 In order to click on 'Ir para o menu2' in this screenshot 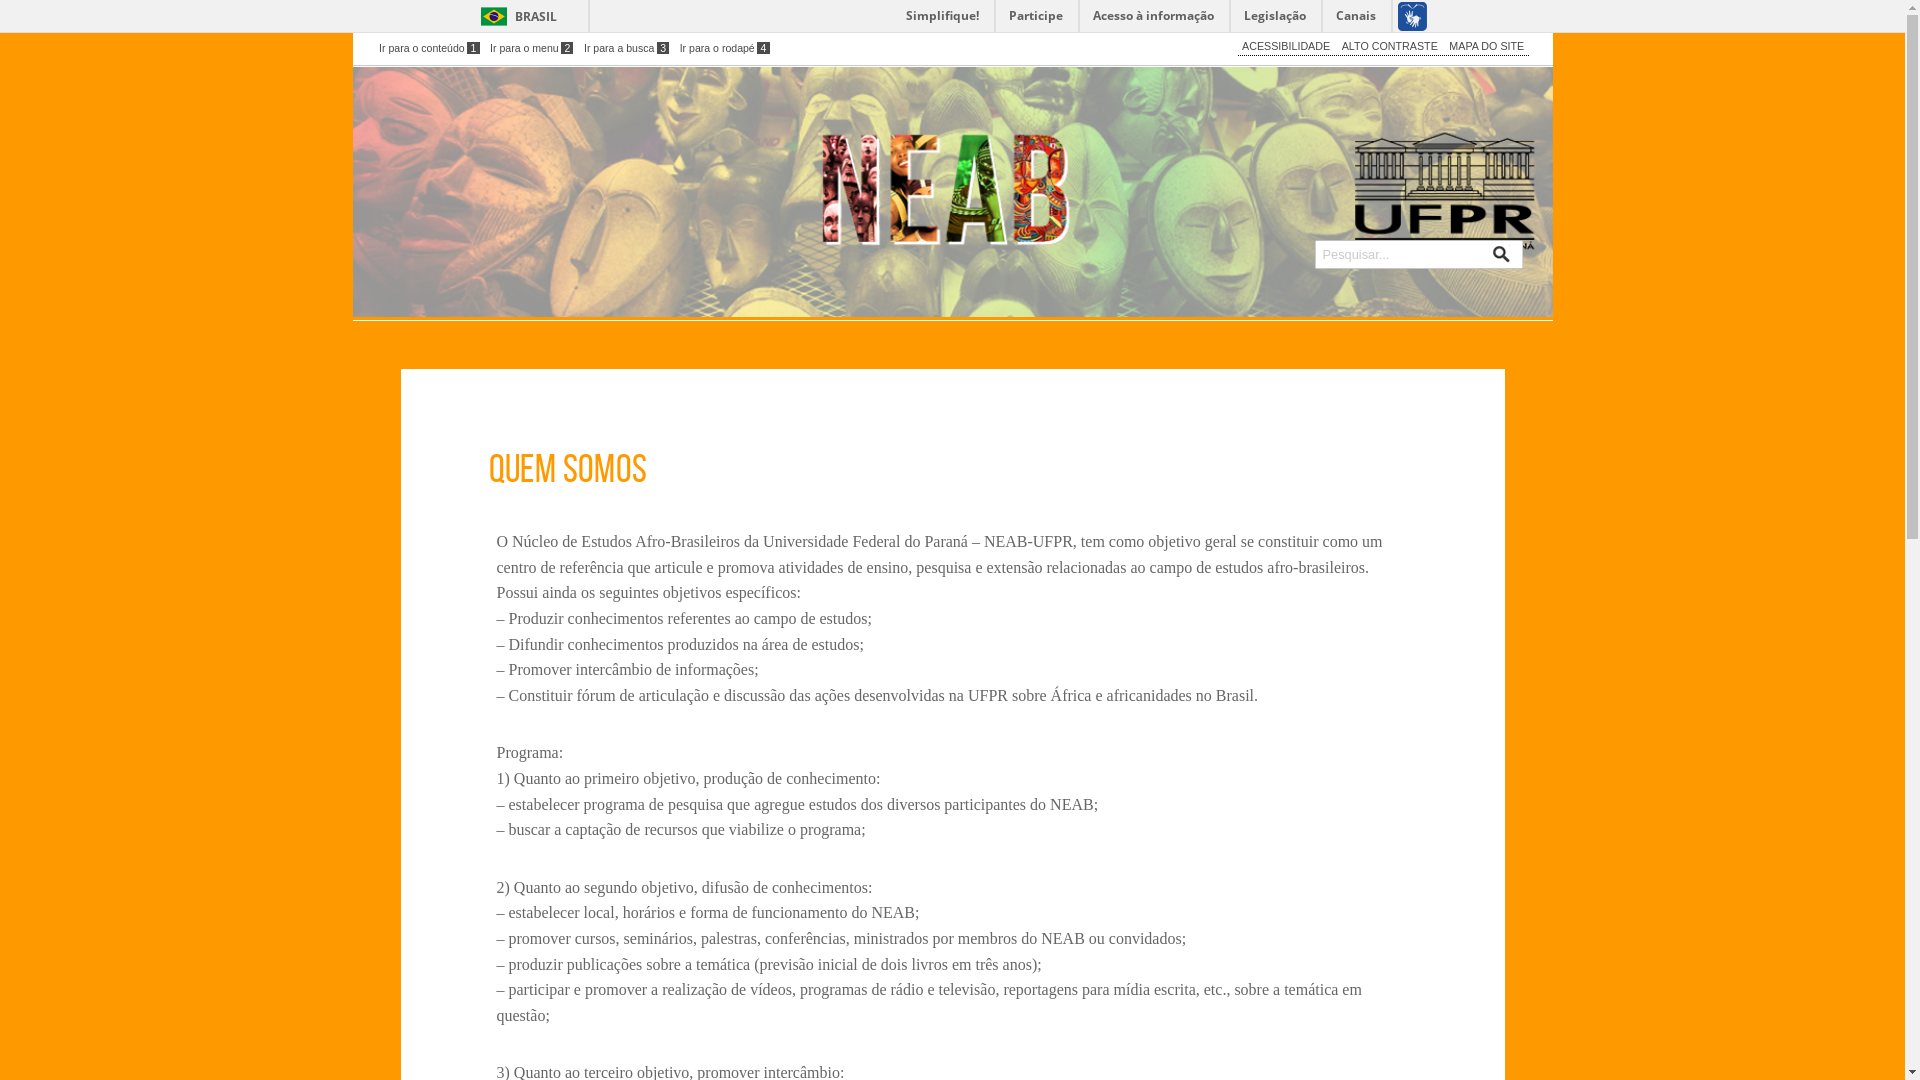, I will do `click(532, 47)`.